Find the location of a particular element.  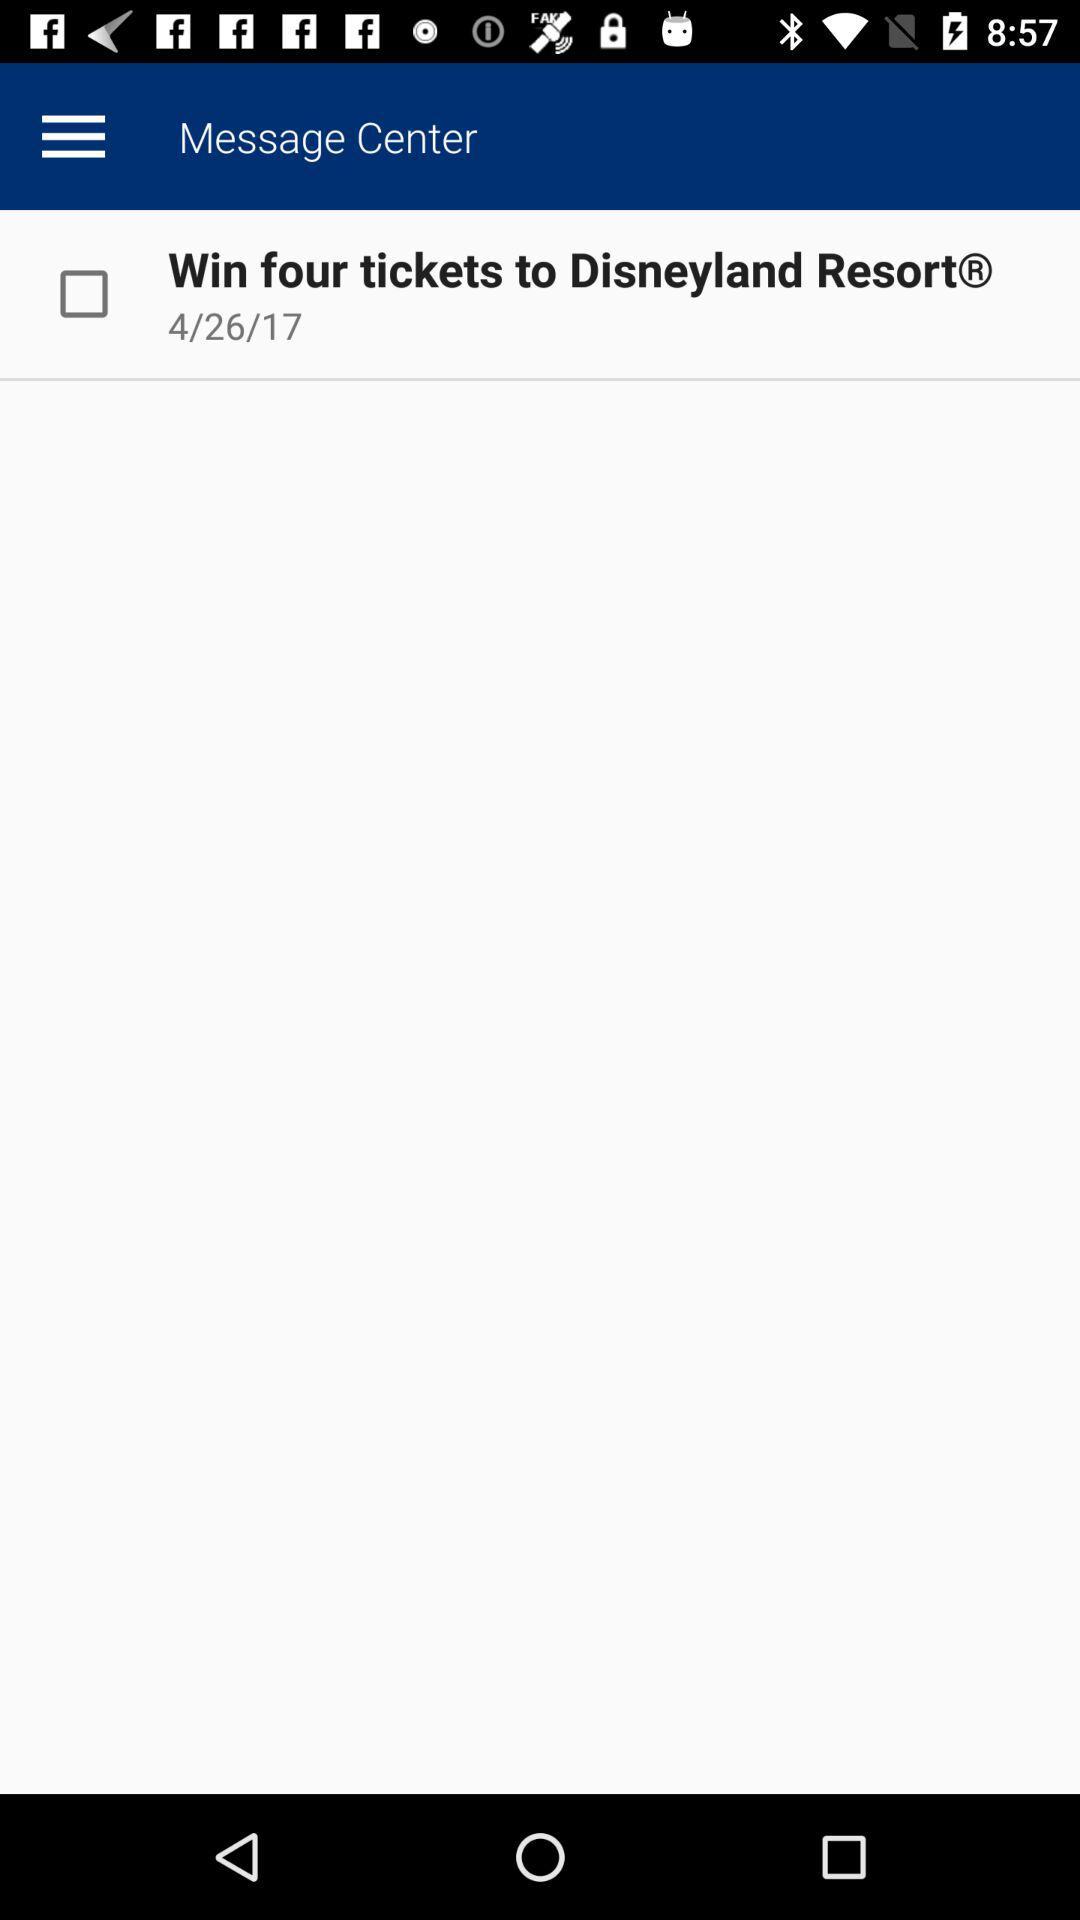

option is located at coordinates (104, 292).